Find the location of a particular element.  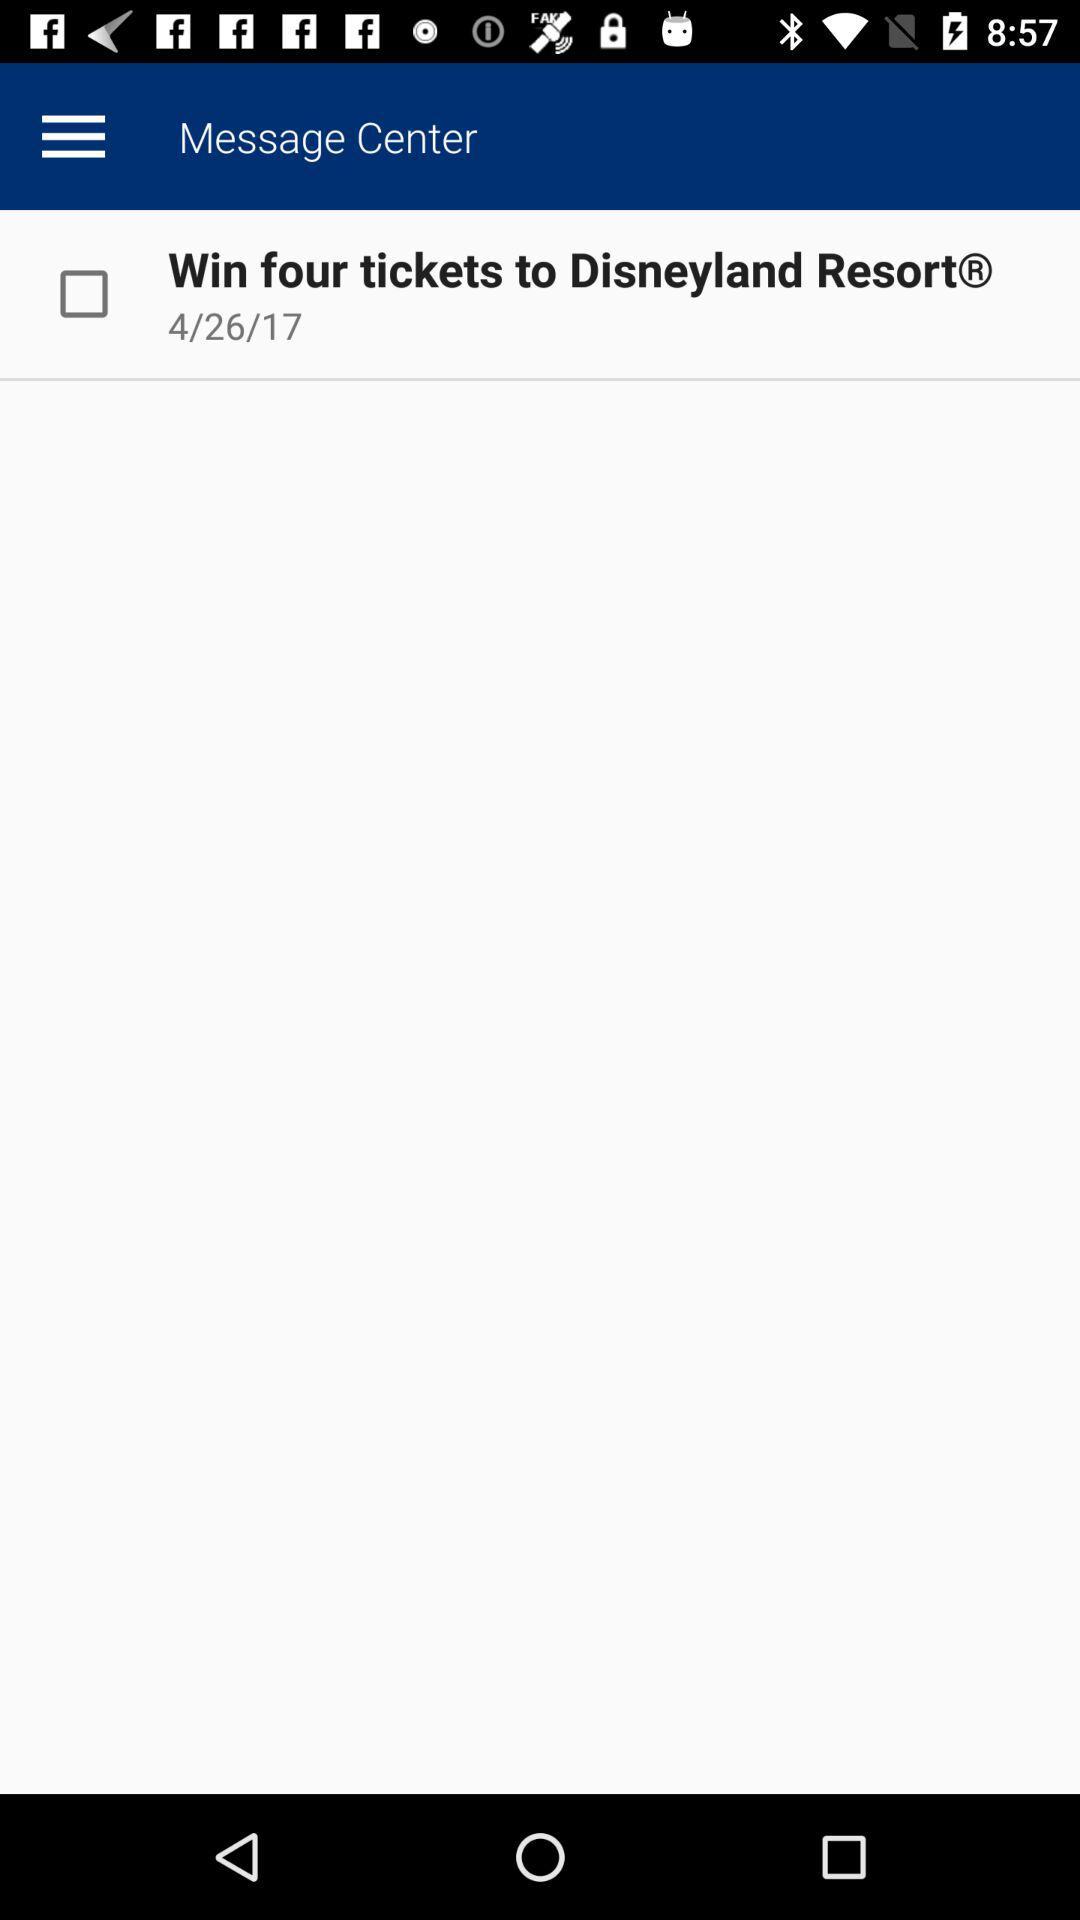

option is located at coordinates (104, 292).